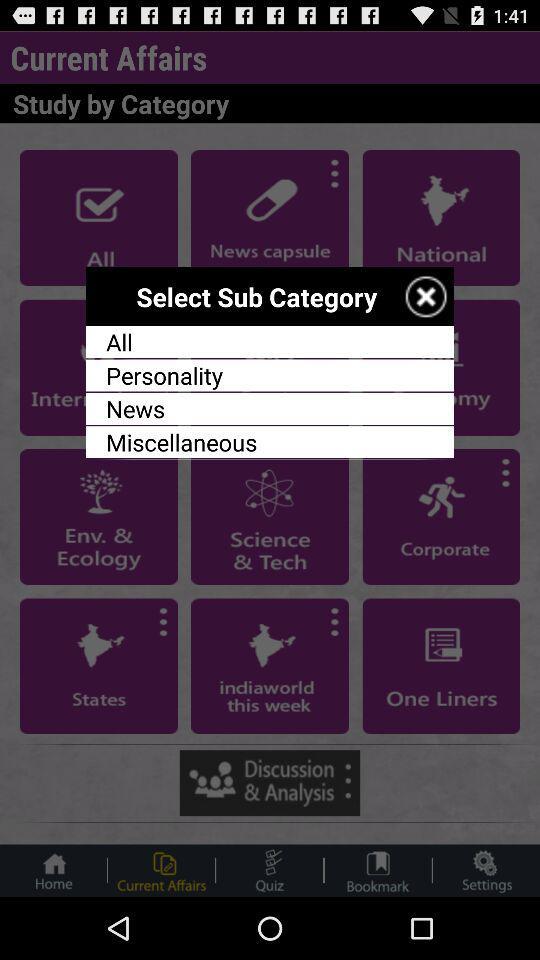 Image resolution: width=540 pixels, height=960 pixels. What do you see at coordinates (270, 342) in the screenshot?
I see `all icon` at bounding box center [270, 342].